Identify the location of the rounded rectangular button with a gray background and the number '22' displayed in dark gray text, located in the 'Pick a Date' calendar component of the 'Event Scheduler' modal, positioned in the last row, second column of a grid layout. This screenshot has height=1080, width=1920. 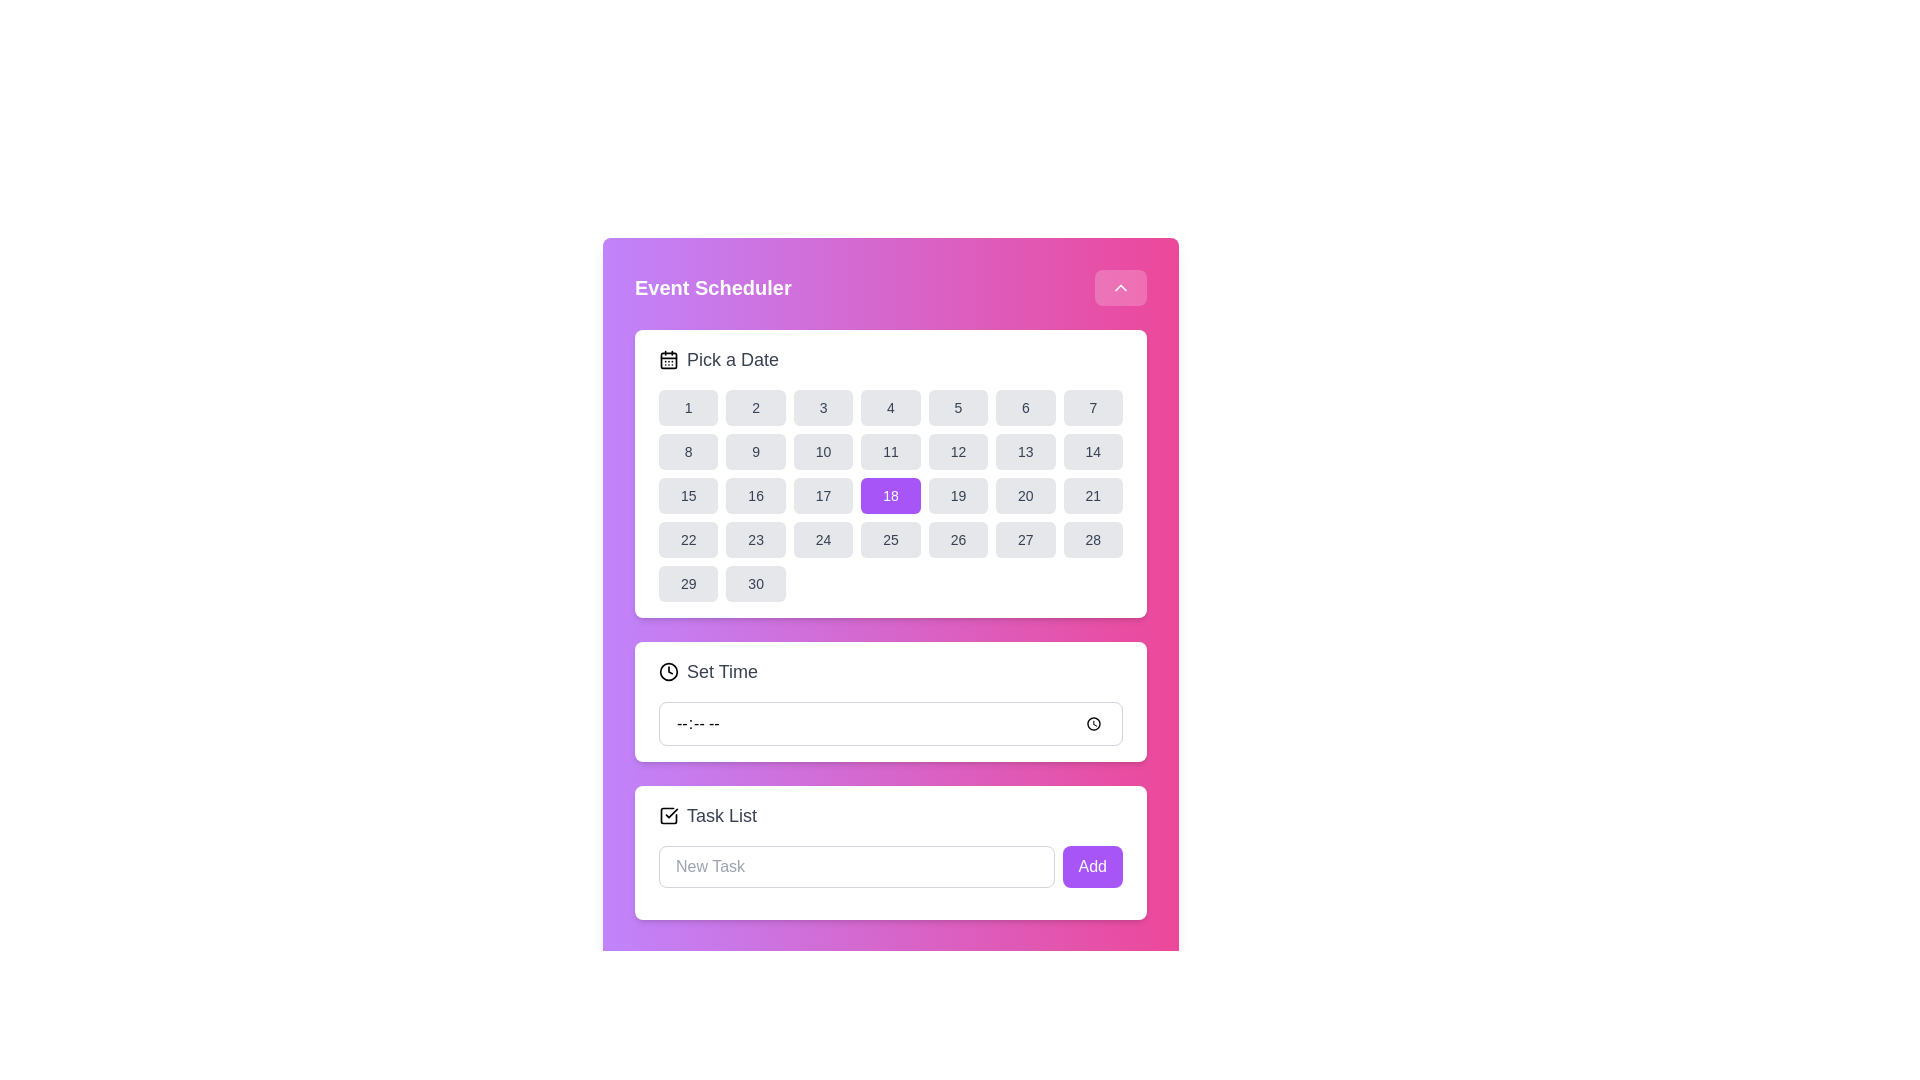
(688, 540).